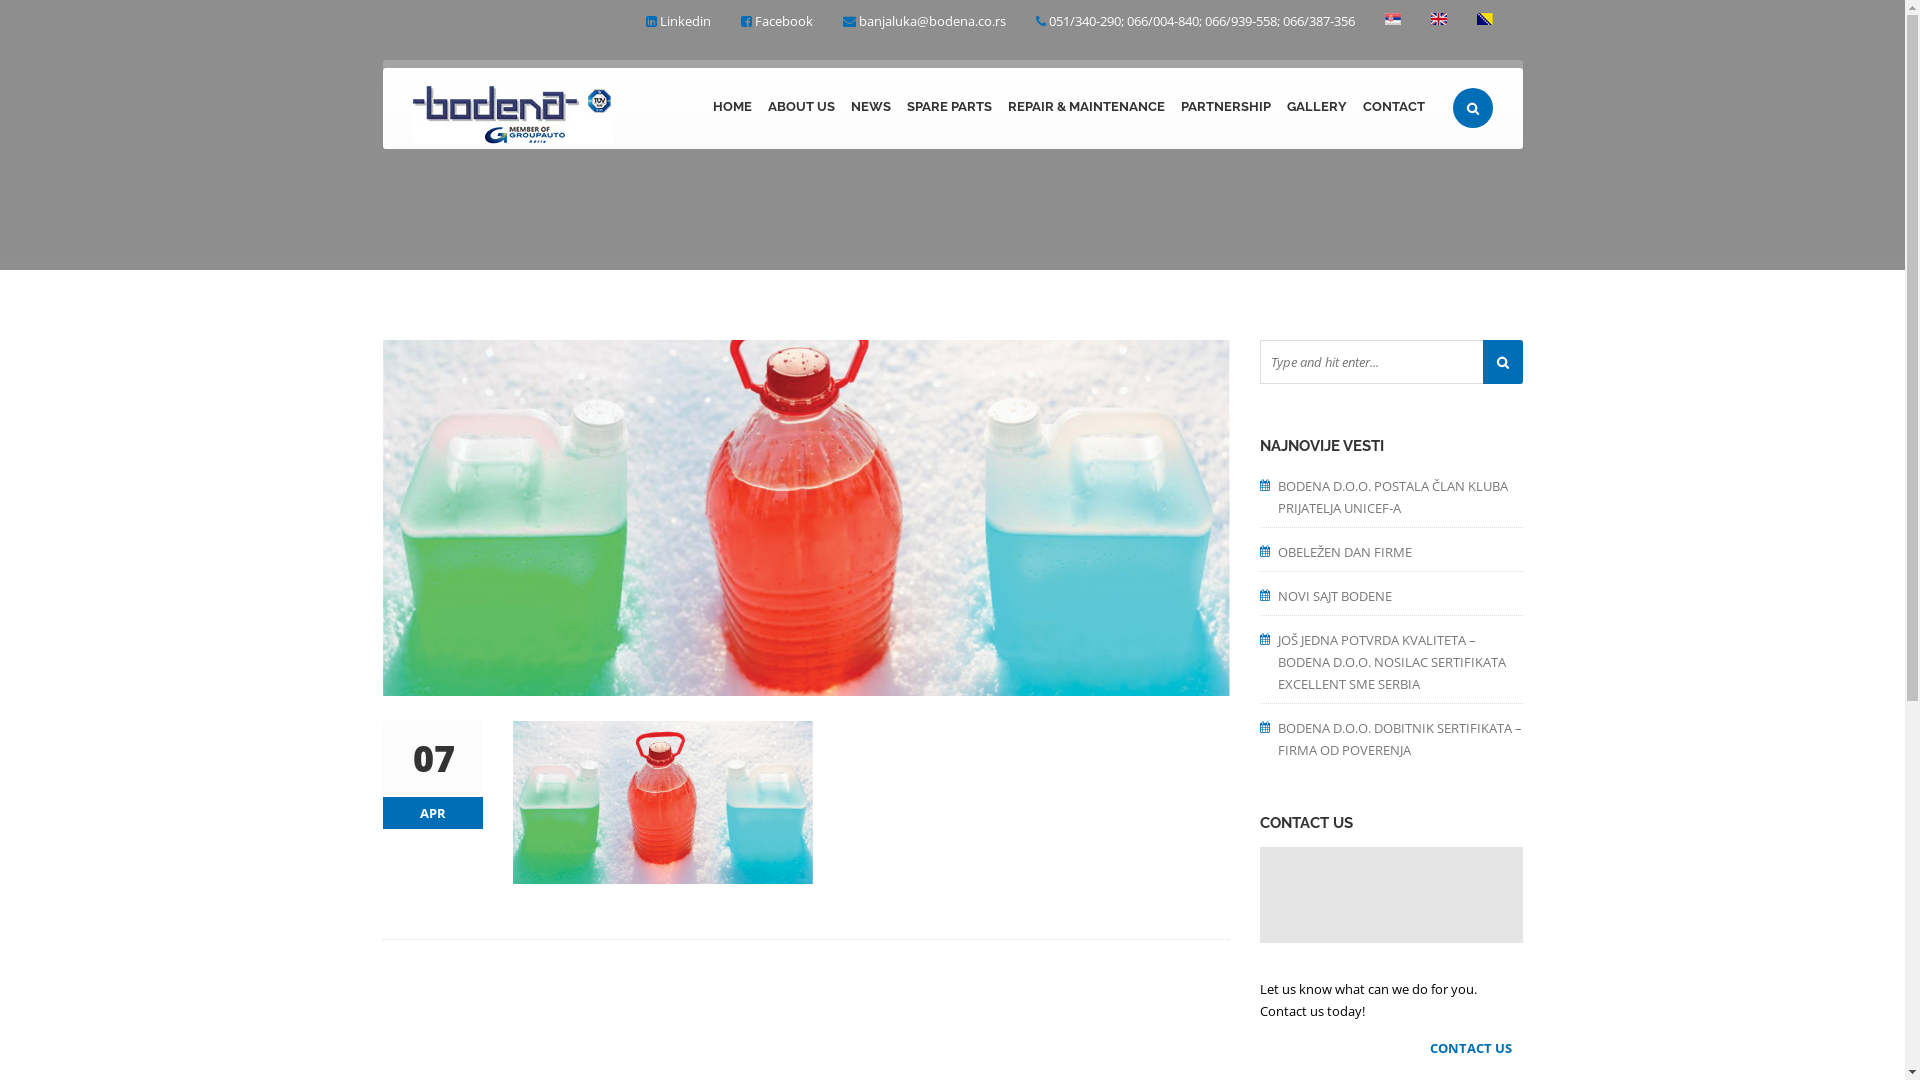 Image resolution: width=1920 pixels, height=1080 pixels. What do you see at coordinates (685, 20) in the screenshot?
I see `'Linkedin'` at bounding box center [685, 20].